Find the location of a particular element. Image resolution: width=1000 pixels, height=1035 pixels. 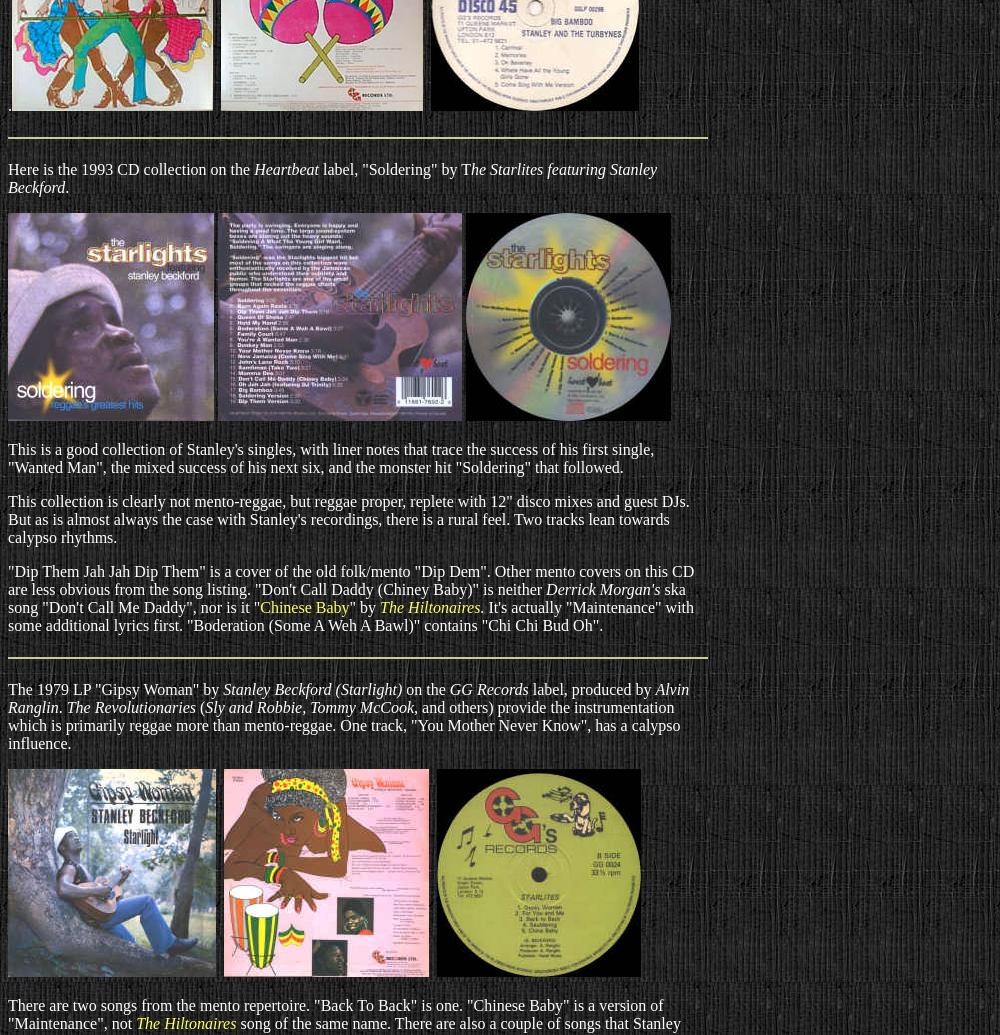

'Sly and Robbie, Tommy 
		McCook,' is located at coordinates (311, 706).